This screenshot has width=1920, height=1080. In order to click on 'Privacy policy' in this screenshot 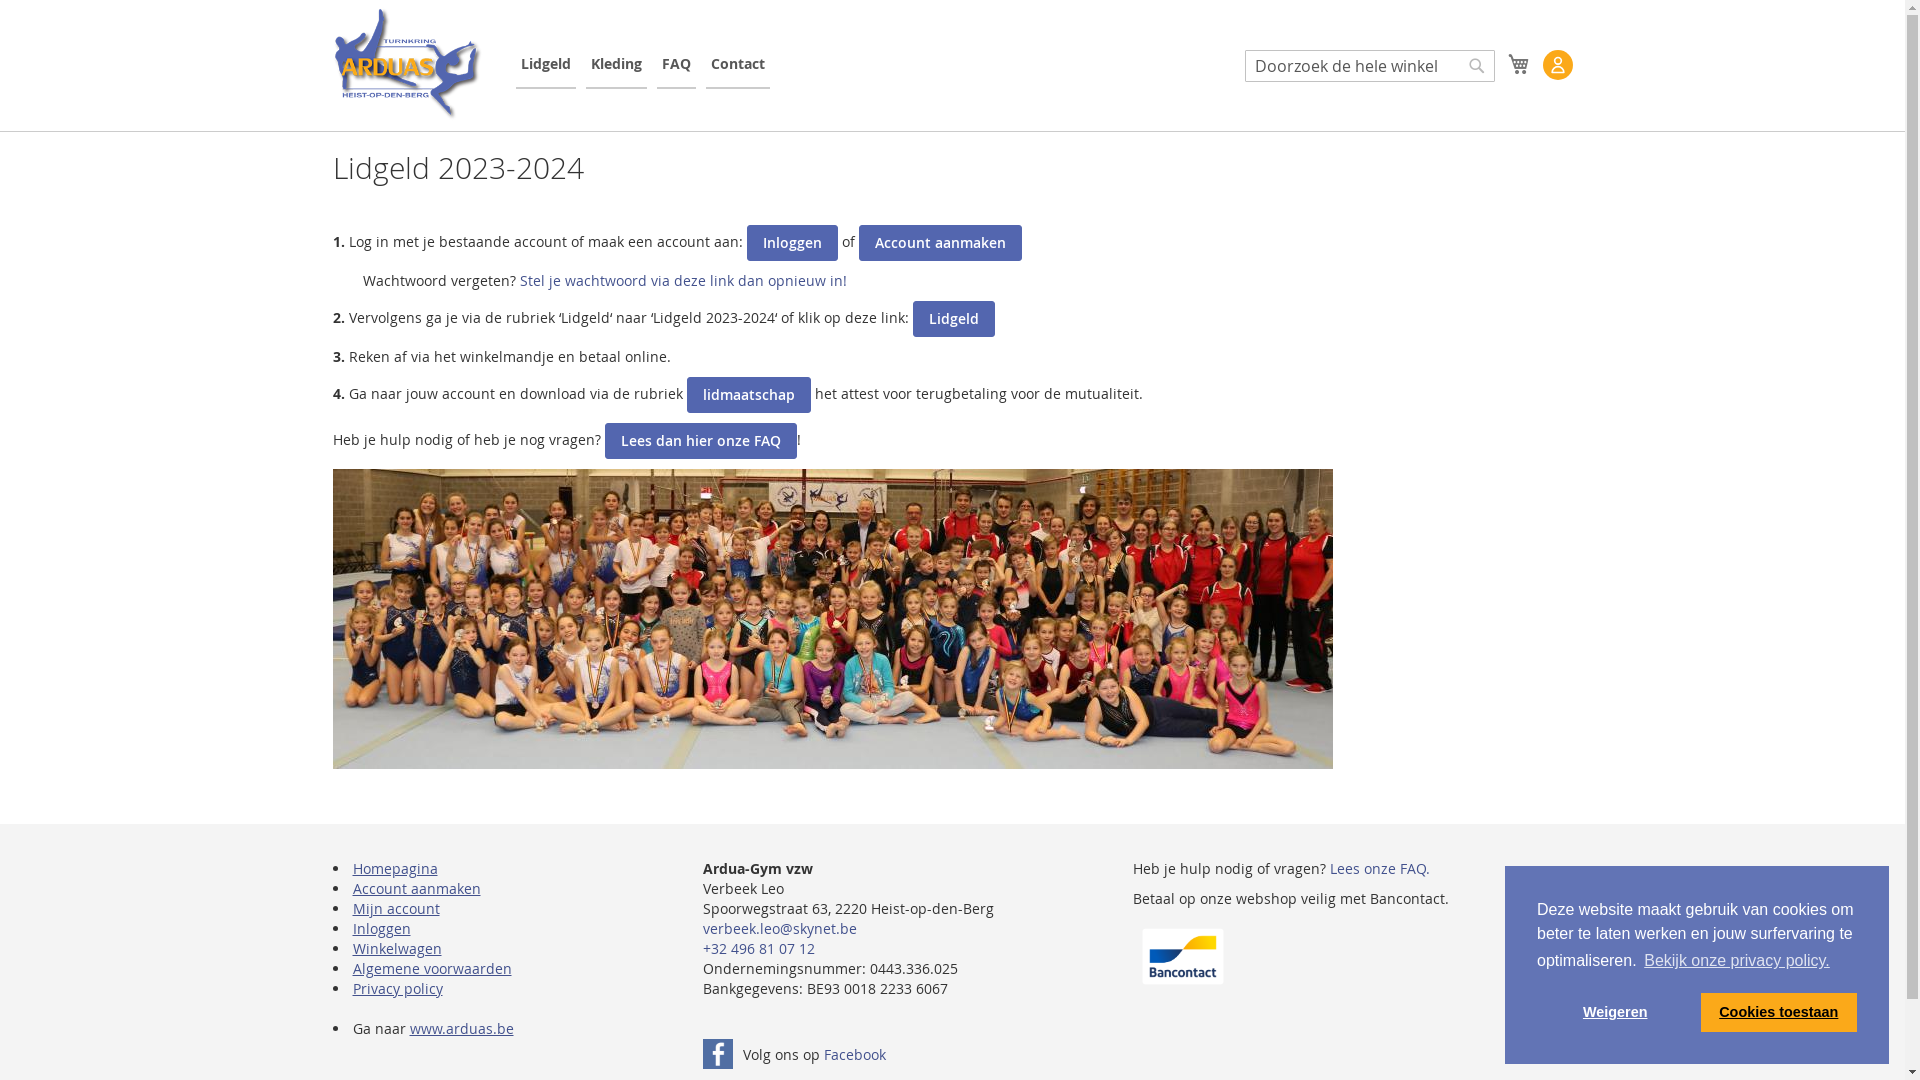, I will do `click(397, 987)`.